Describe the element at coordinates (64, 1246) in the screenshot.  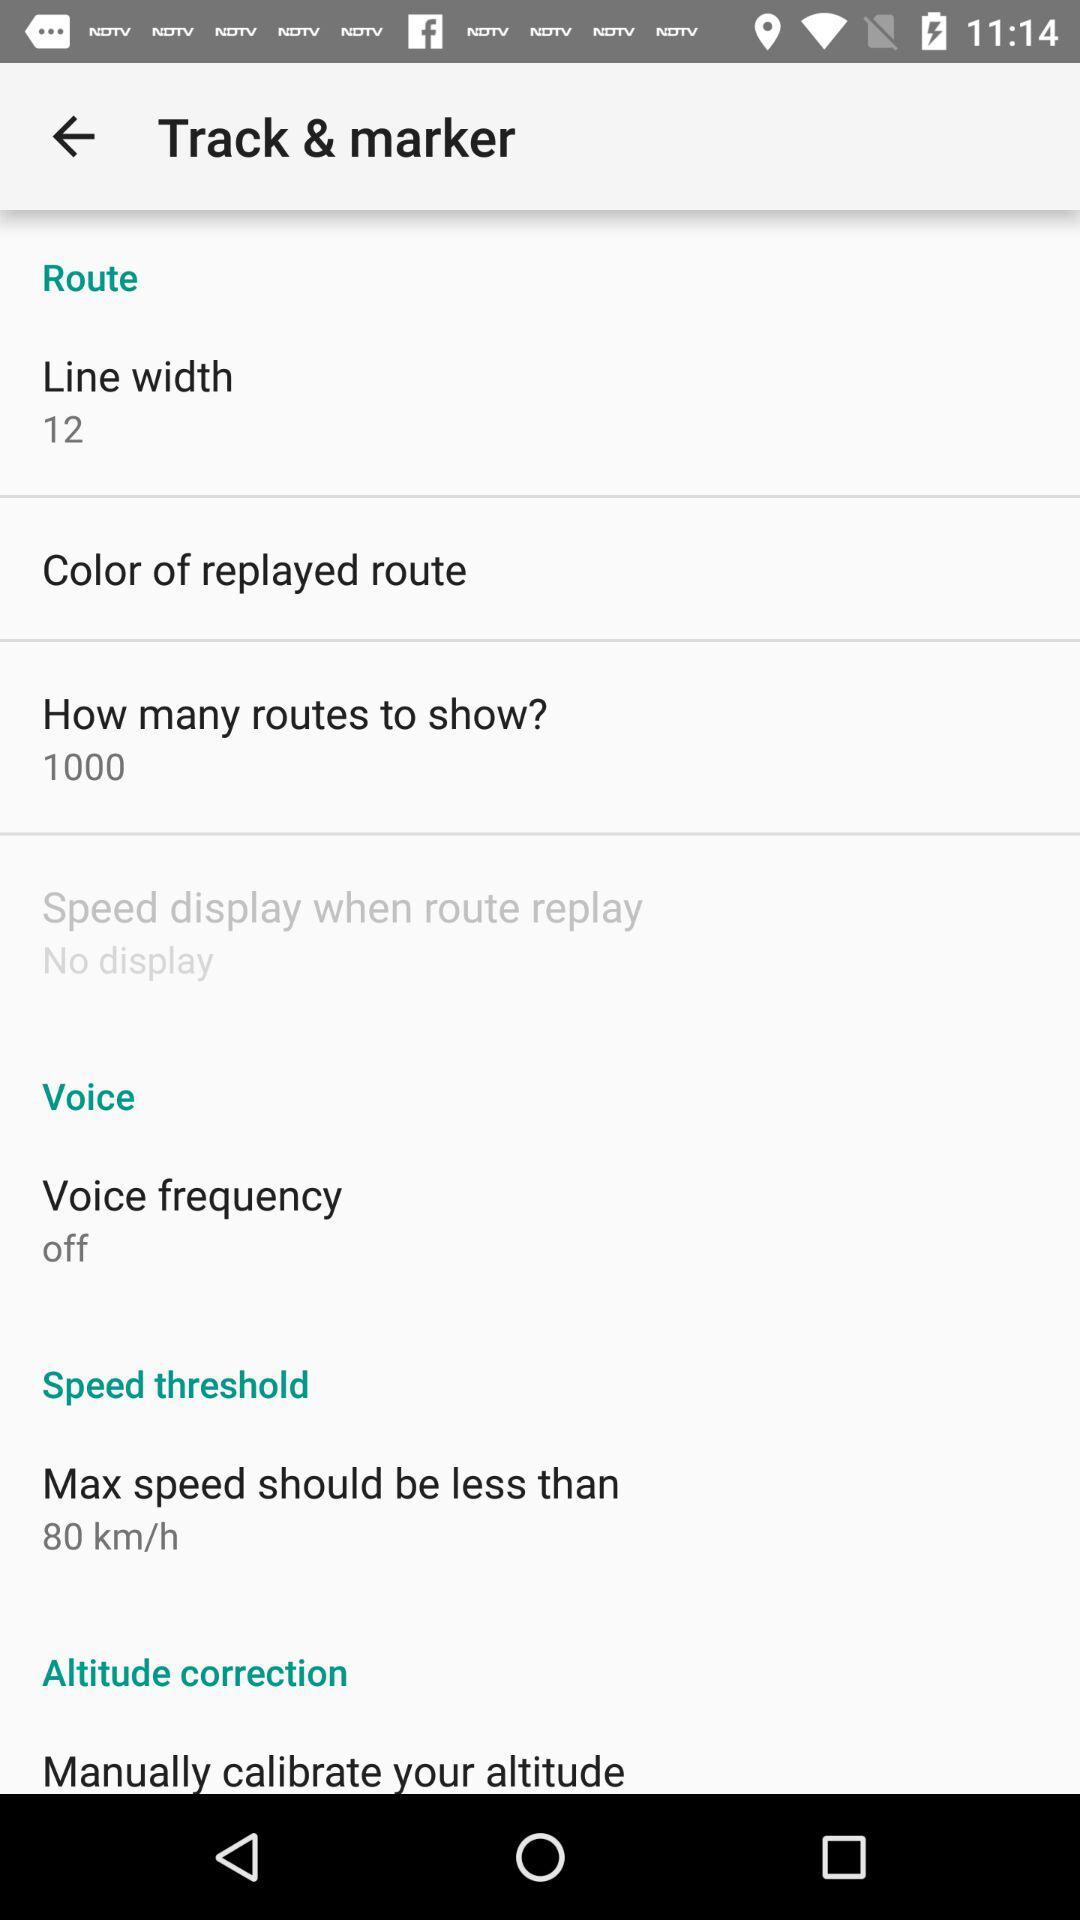
I see `the icon below voice frequency` at that location.